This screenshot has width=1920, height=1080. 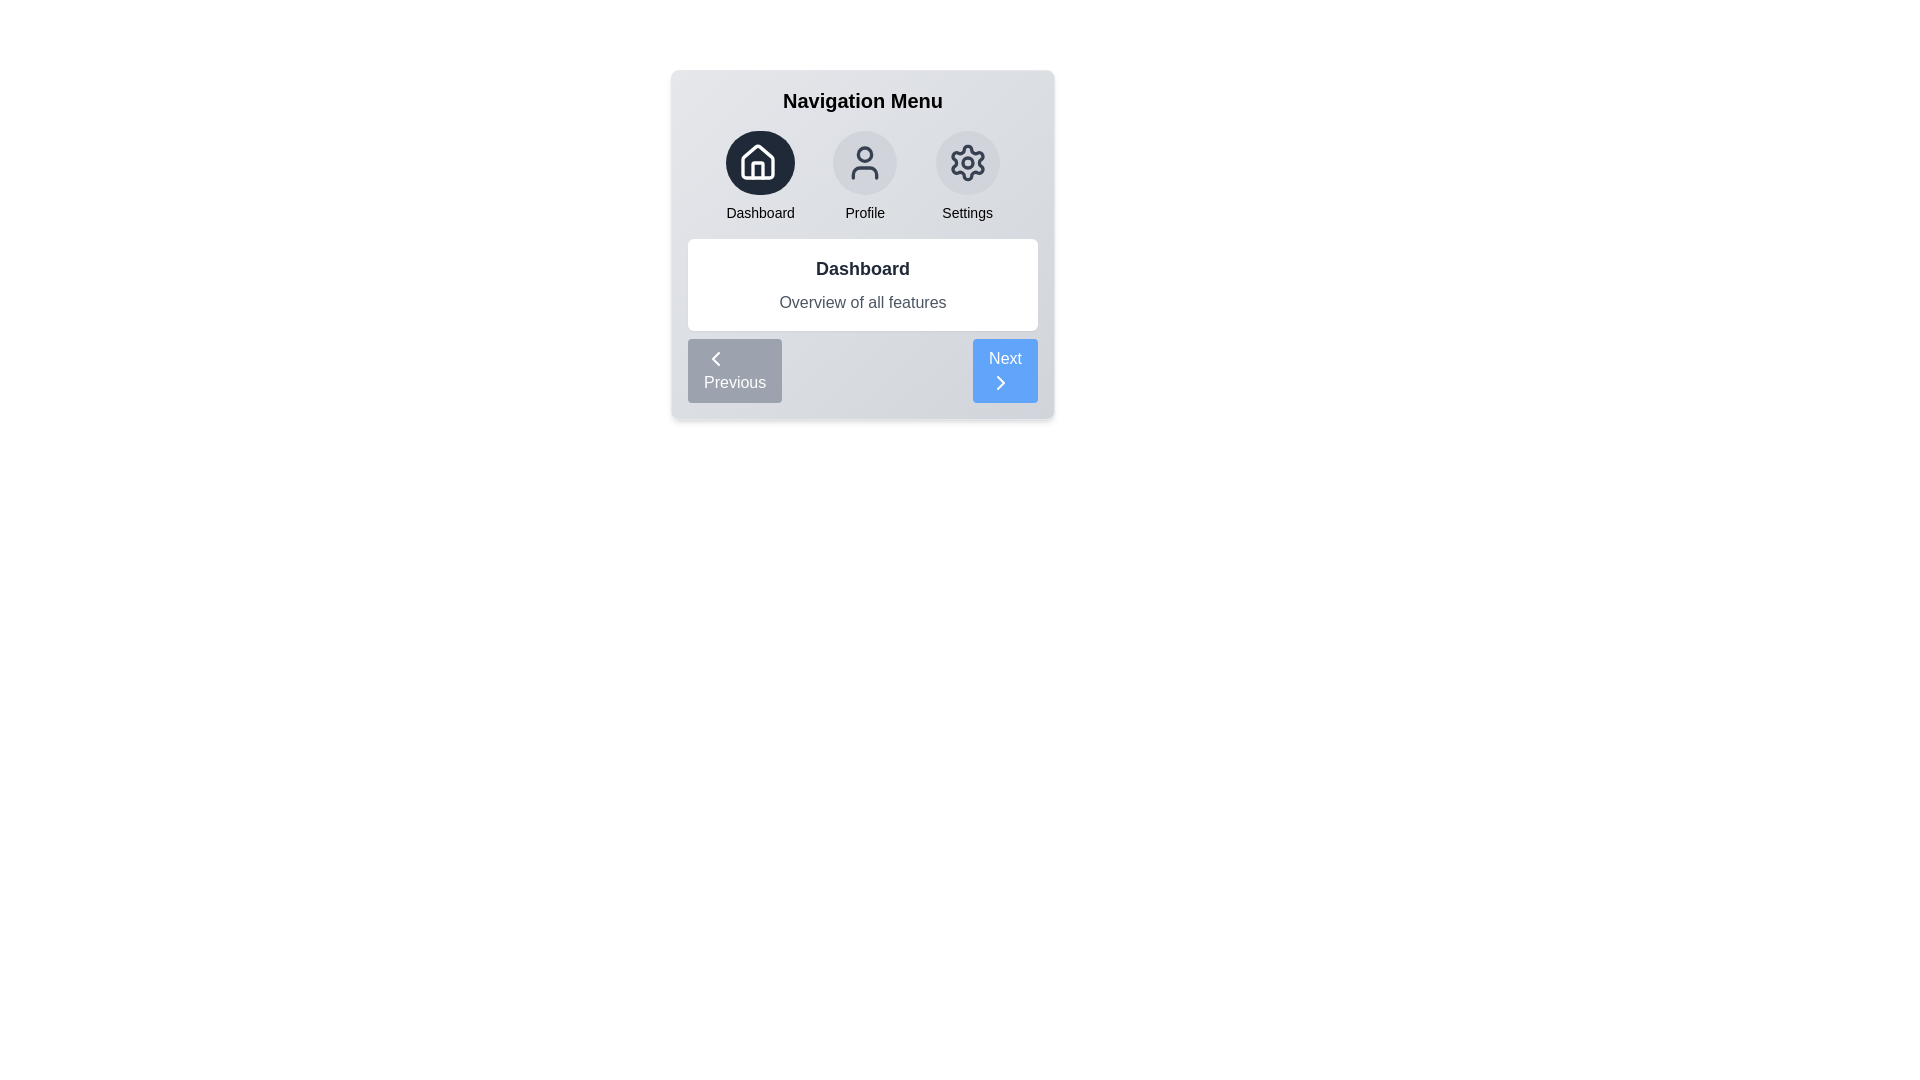 I want to click on the text in the description box below the menu items, so click(x=863, y=285).